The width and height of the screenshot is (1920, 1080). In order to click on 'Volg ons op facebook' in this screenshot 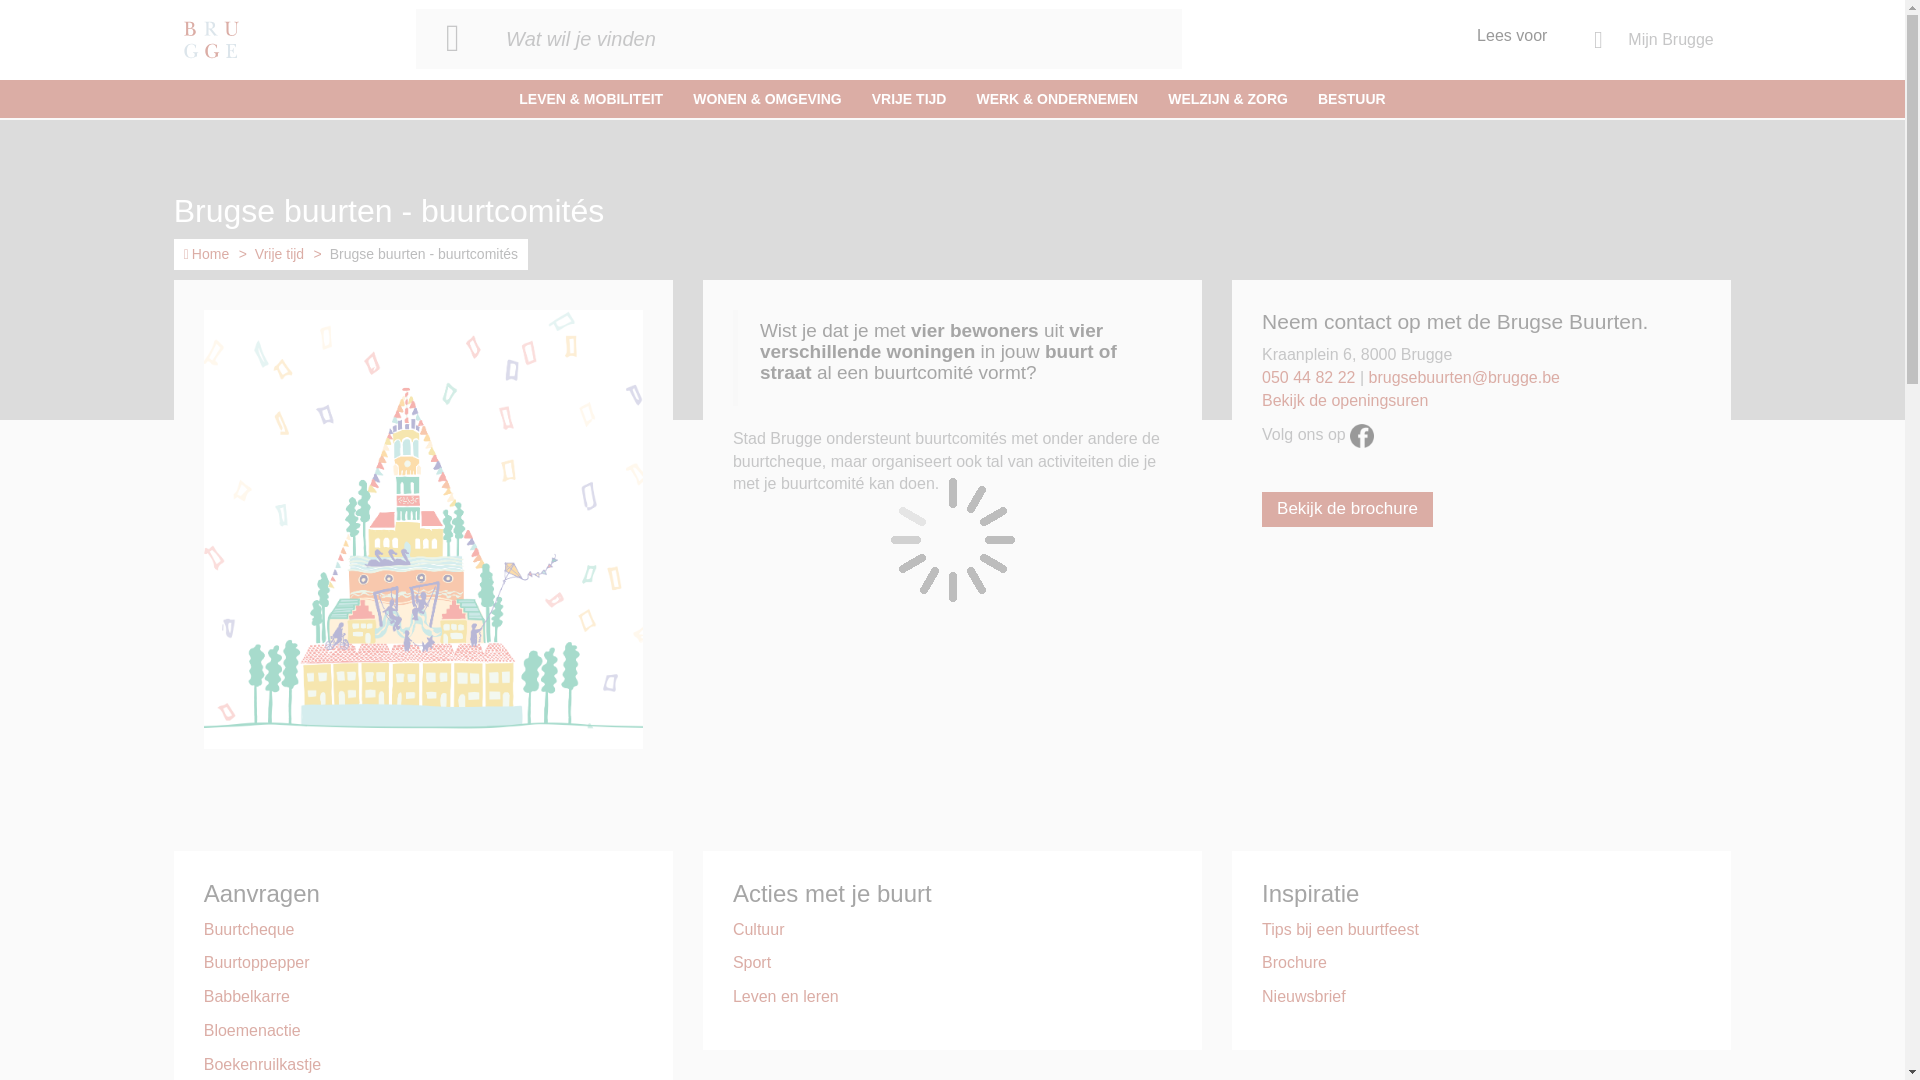, I will do `click(1361, 433)`.